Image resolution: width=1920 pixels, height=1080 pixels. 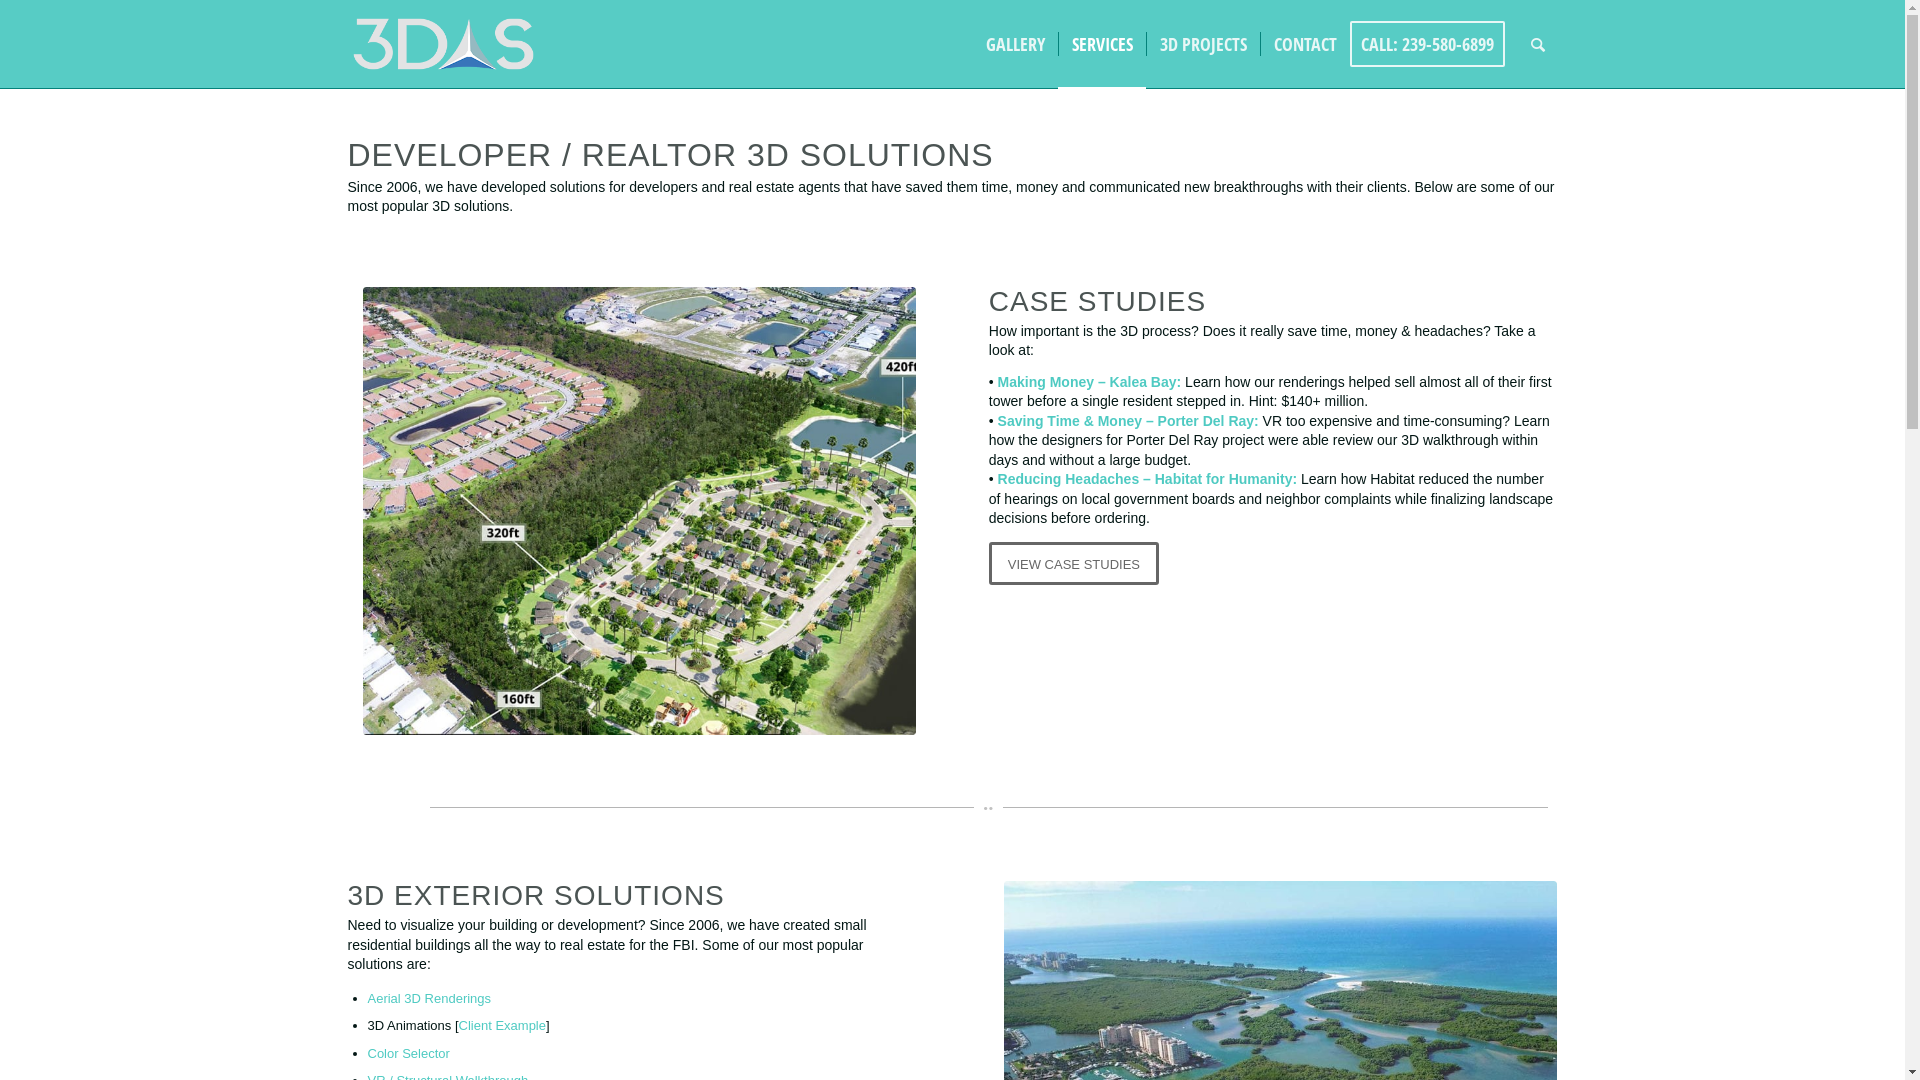 I want to click on 'VIEW CASE STUDIES', so click(x=1073, y=563).